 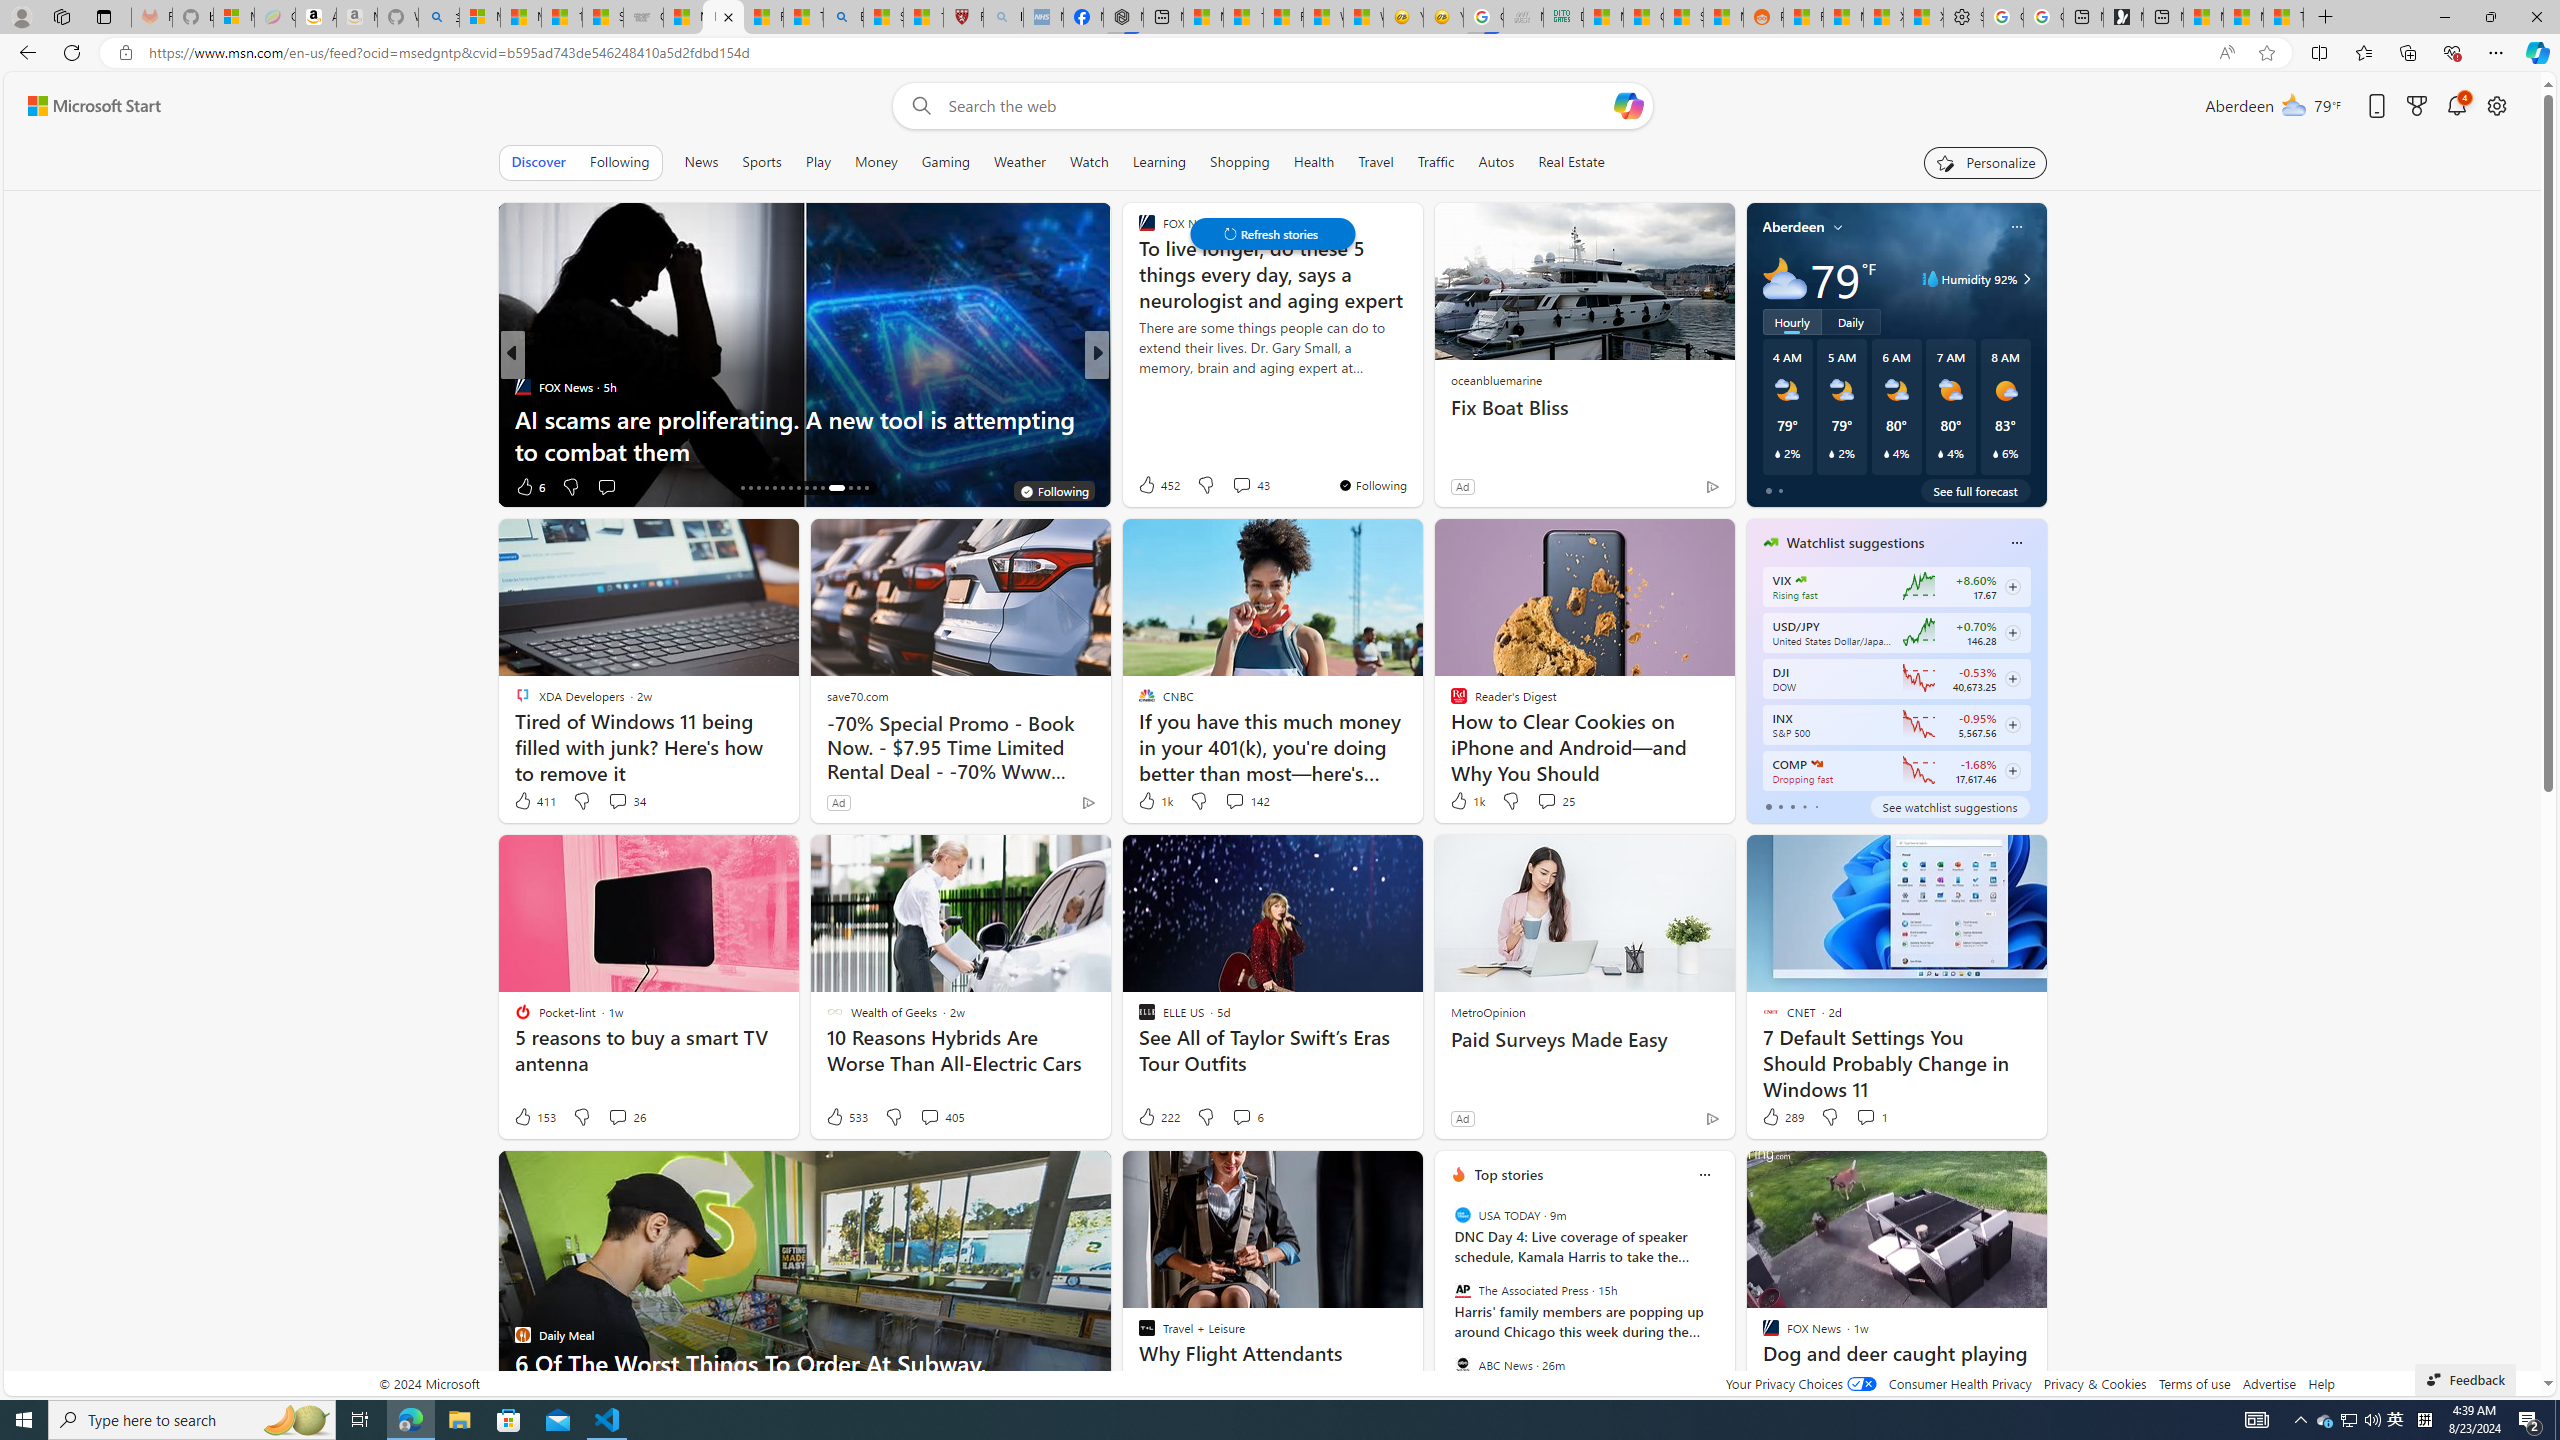 I want to click on 'tab-3', so click(x=1802, y=807).